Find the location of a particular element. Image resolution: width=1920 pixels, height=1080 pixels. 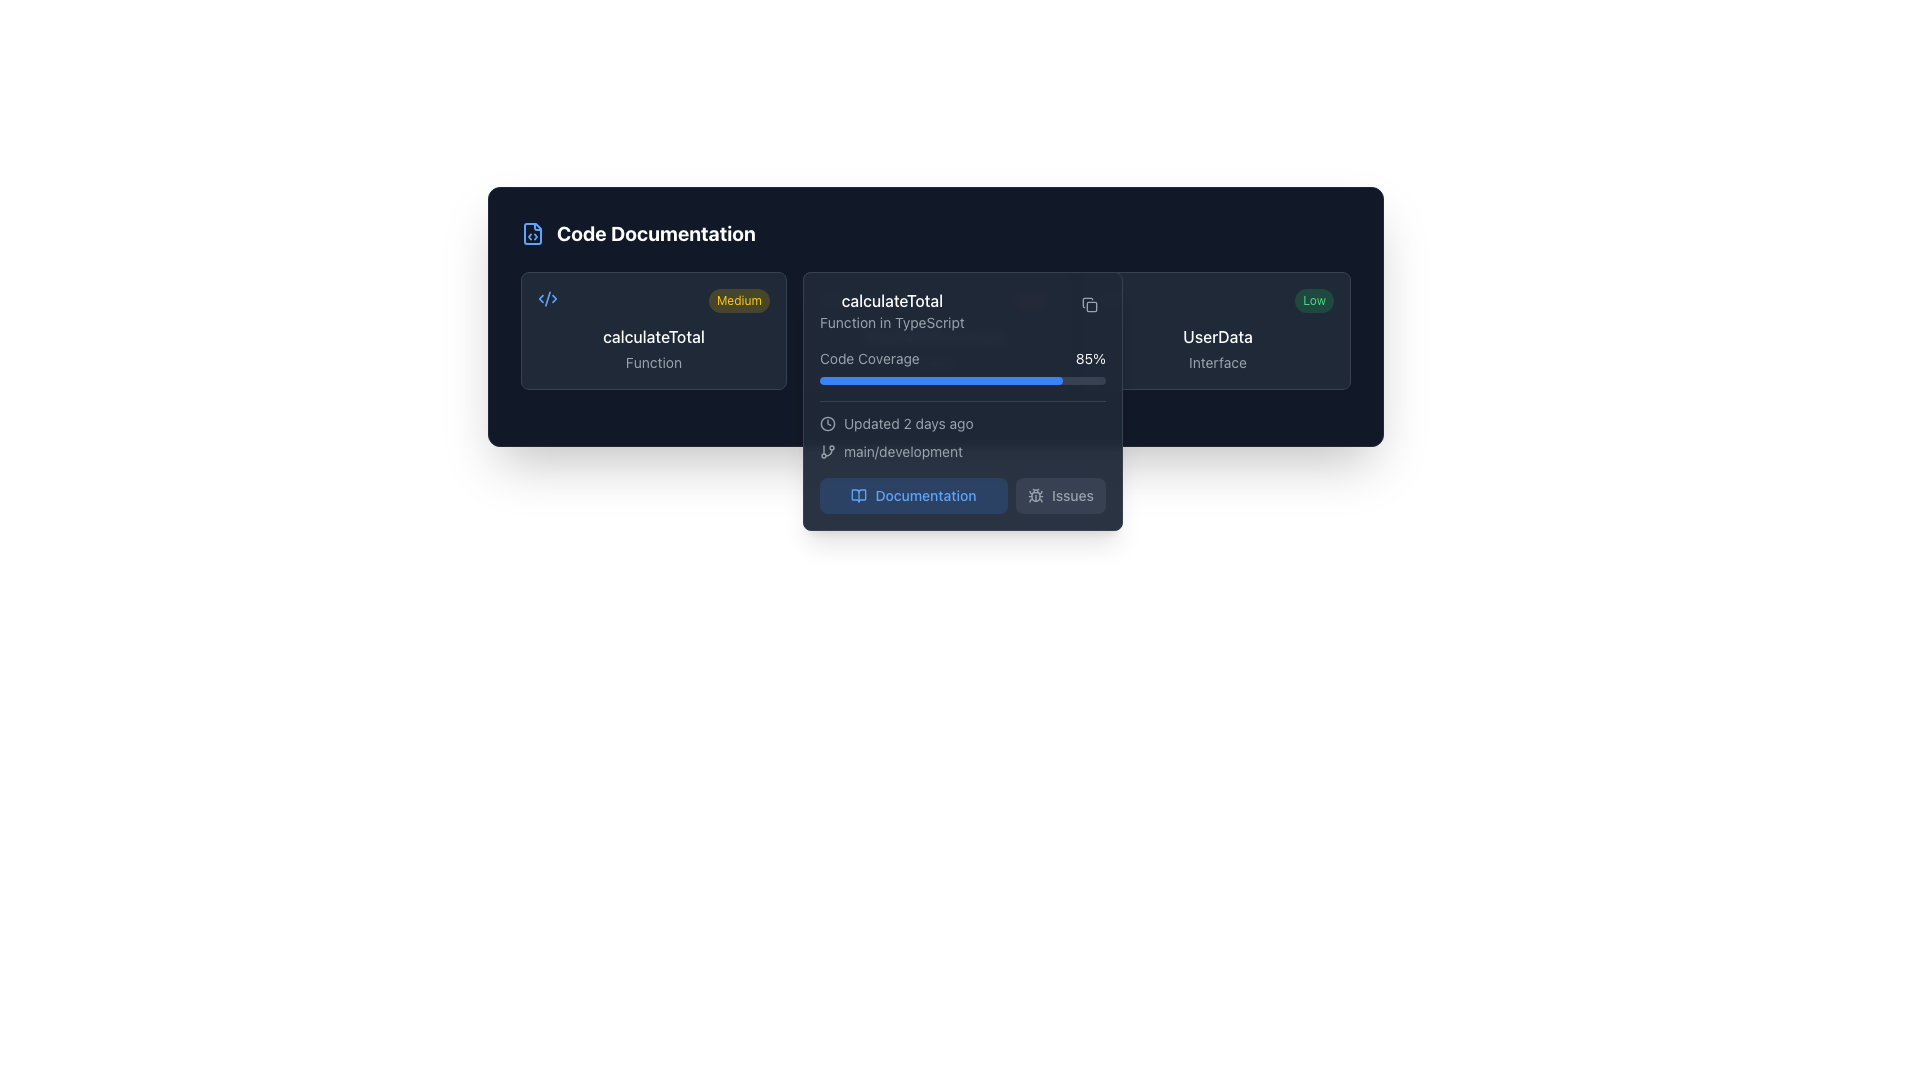

the decorative circular ring of the clock icon located in the top-left corner of the pop-up dialog for the 'calculateTotal' function is located at coordinates (828, 423).